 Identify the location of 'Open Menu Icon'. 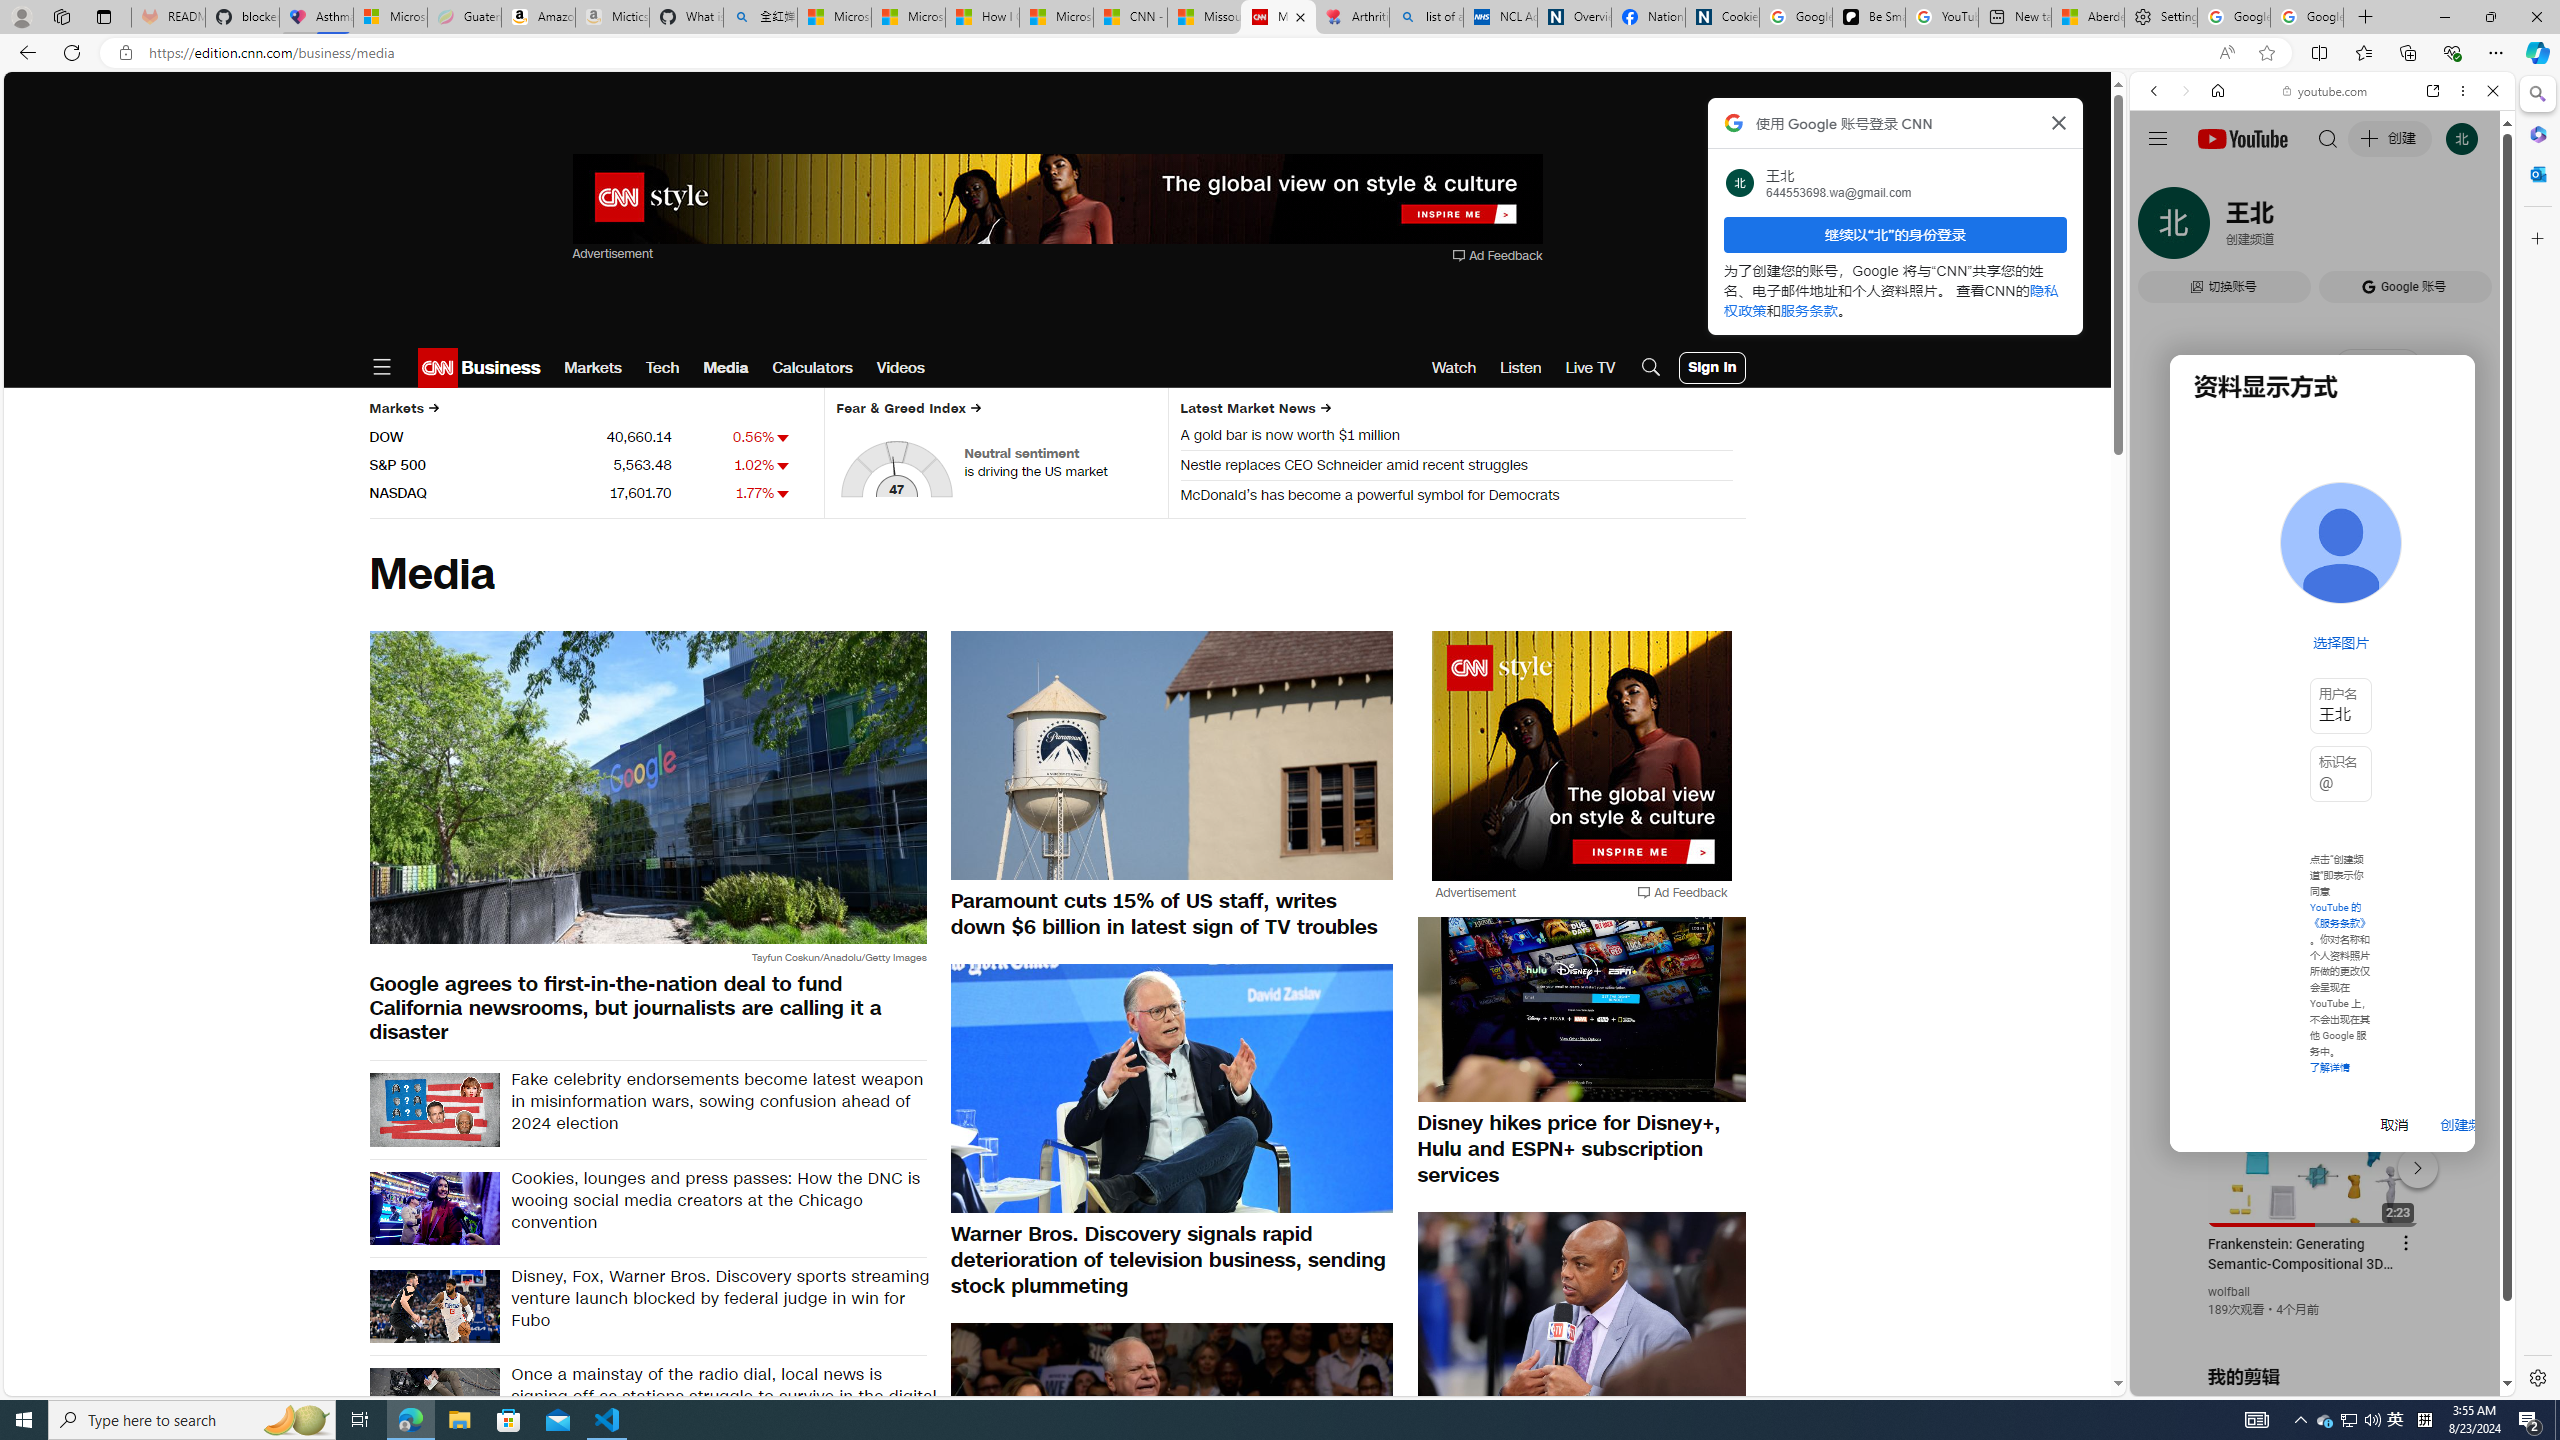
(380, 367).